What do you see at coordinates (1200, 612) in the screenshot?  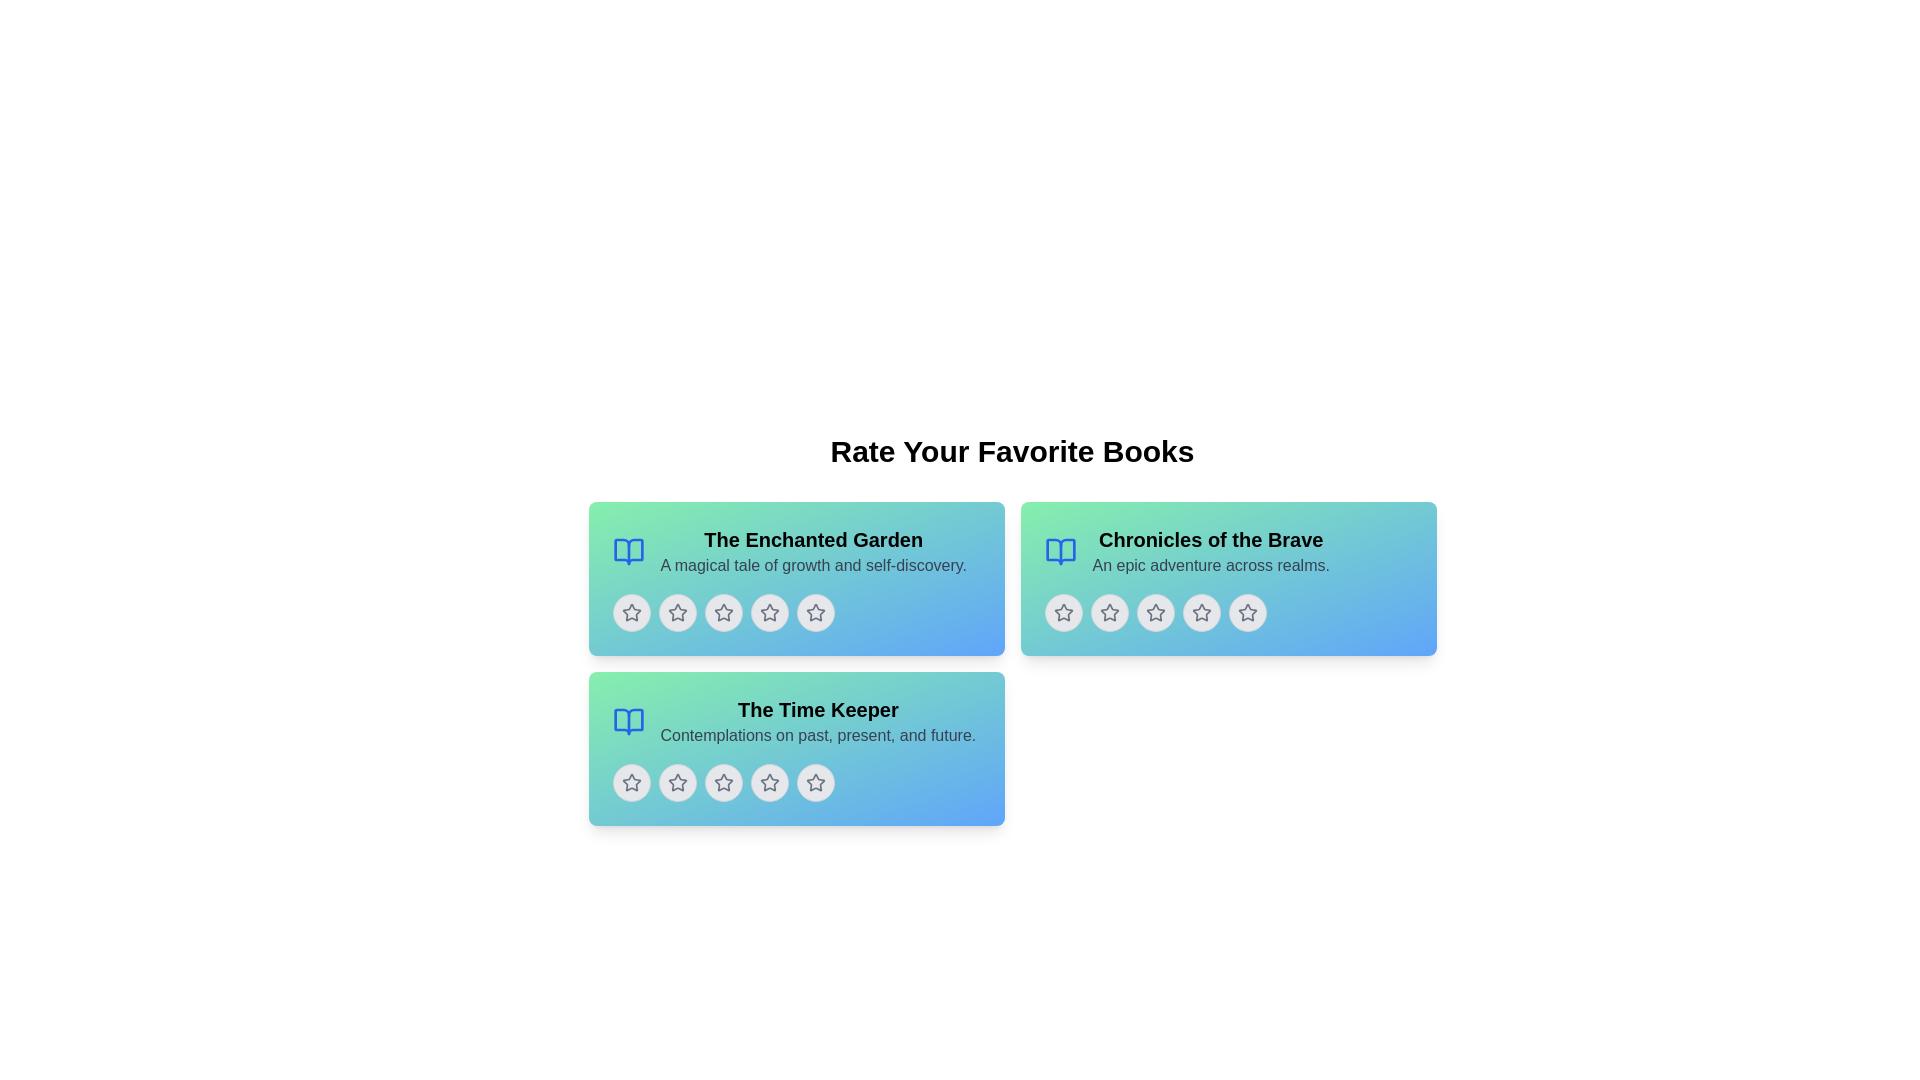 I see `the circular button with a grey background and a star icon to give a 4-star rating, which is the fourth button in a row of five beneath the card titled 'Chronicles of the Brave'` at bounding box center [1200, 612].